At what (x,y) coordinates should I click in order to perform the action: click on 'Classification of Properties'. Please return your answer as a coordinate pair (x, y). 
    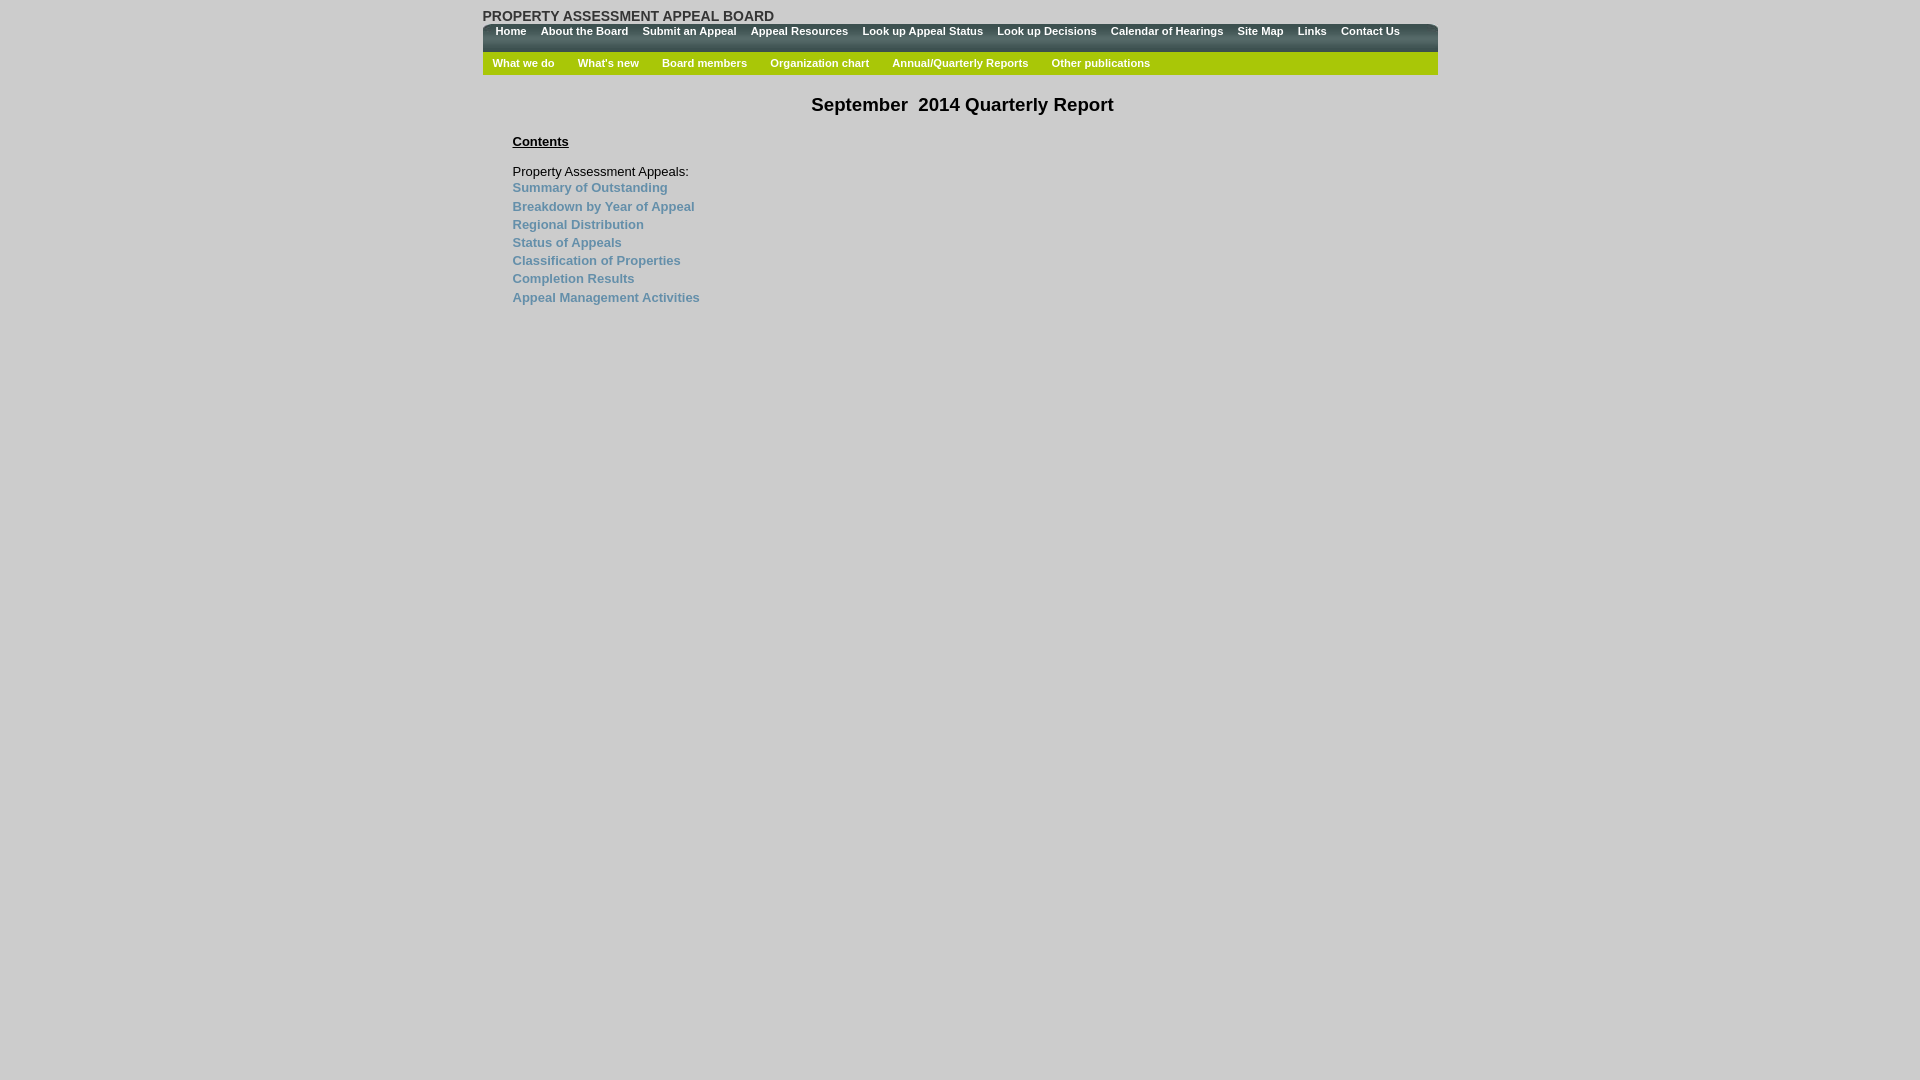
    Looking at the image, I should click on (594, 259).